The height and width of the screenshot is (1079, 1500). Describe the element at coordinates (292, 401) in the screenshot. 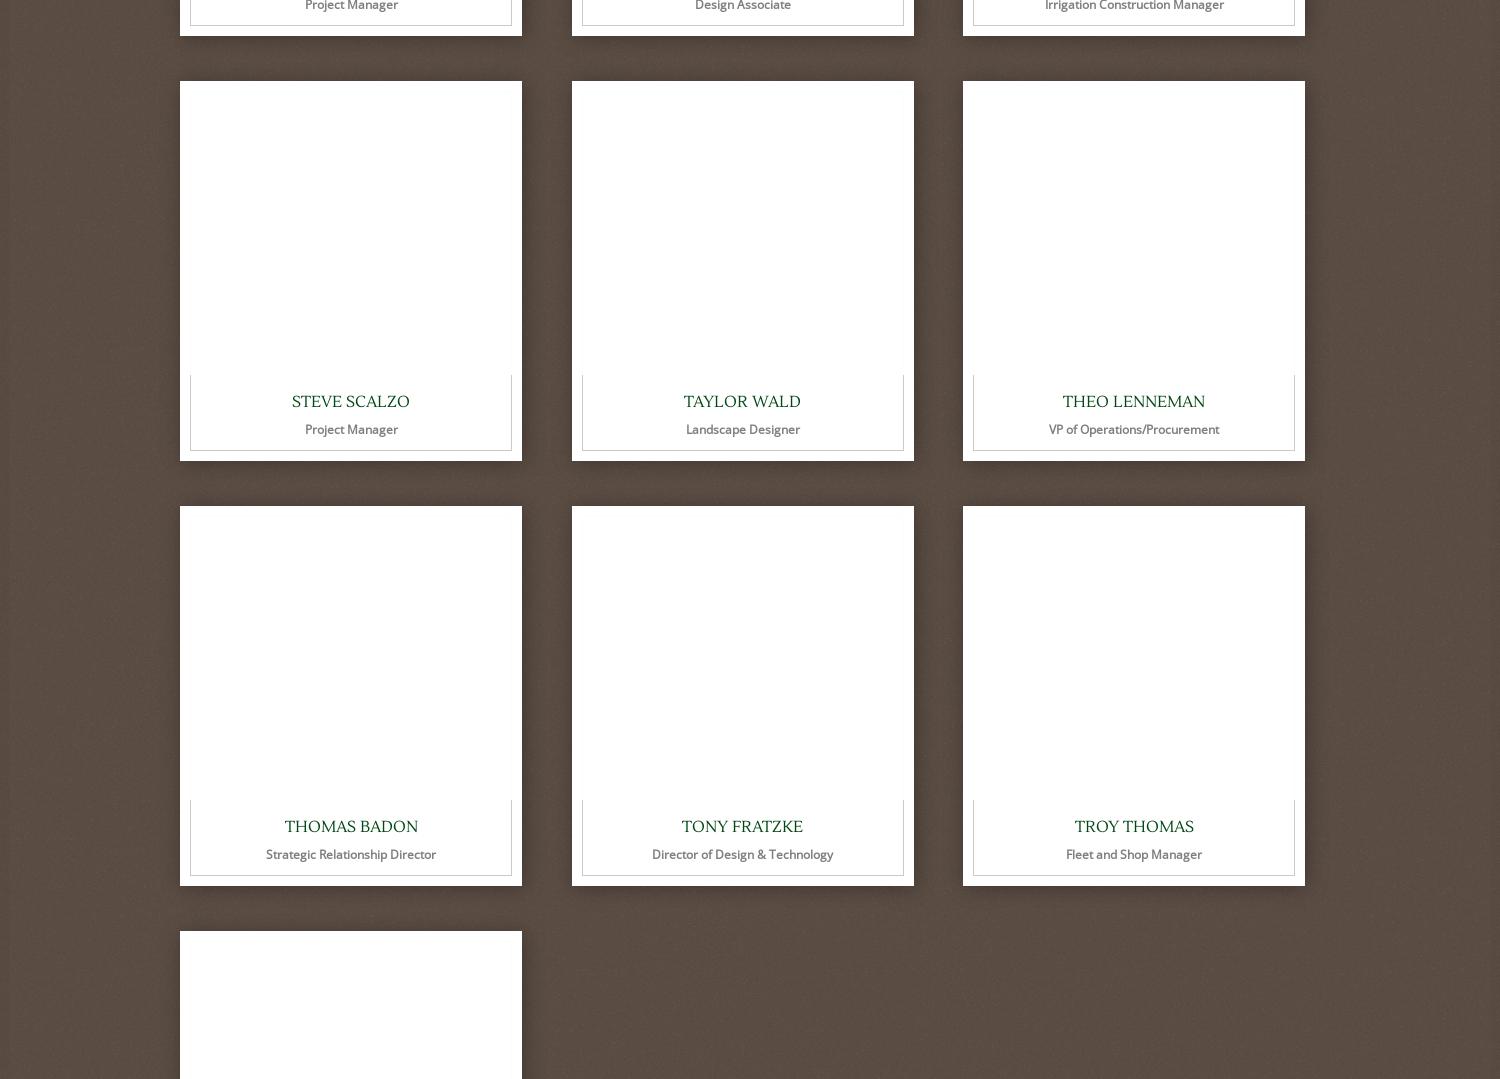

I see `'Steve Scalzo'` at that location.